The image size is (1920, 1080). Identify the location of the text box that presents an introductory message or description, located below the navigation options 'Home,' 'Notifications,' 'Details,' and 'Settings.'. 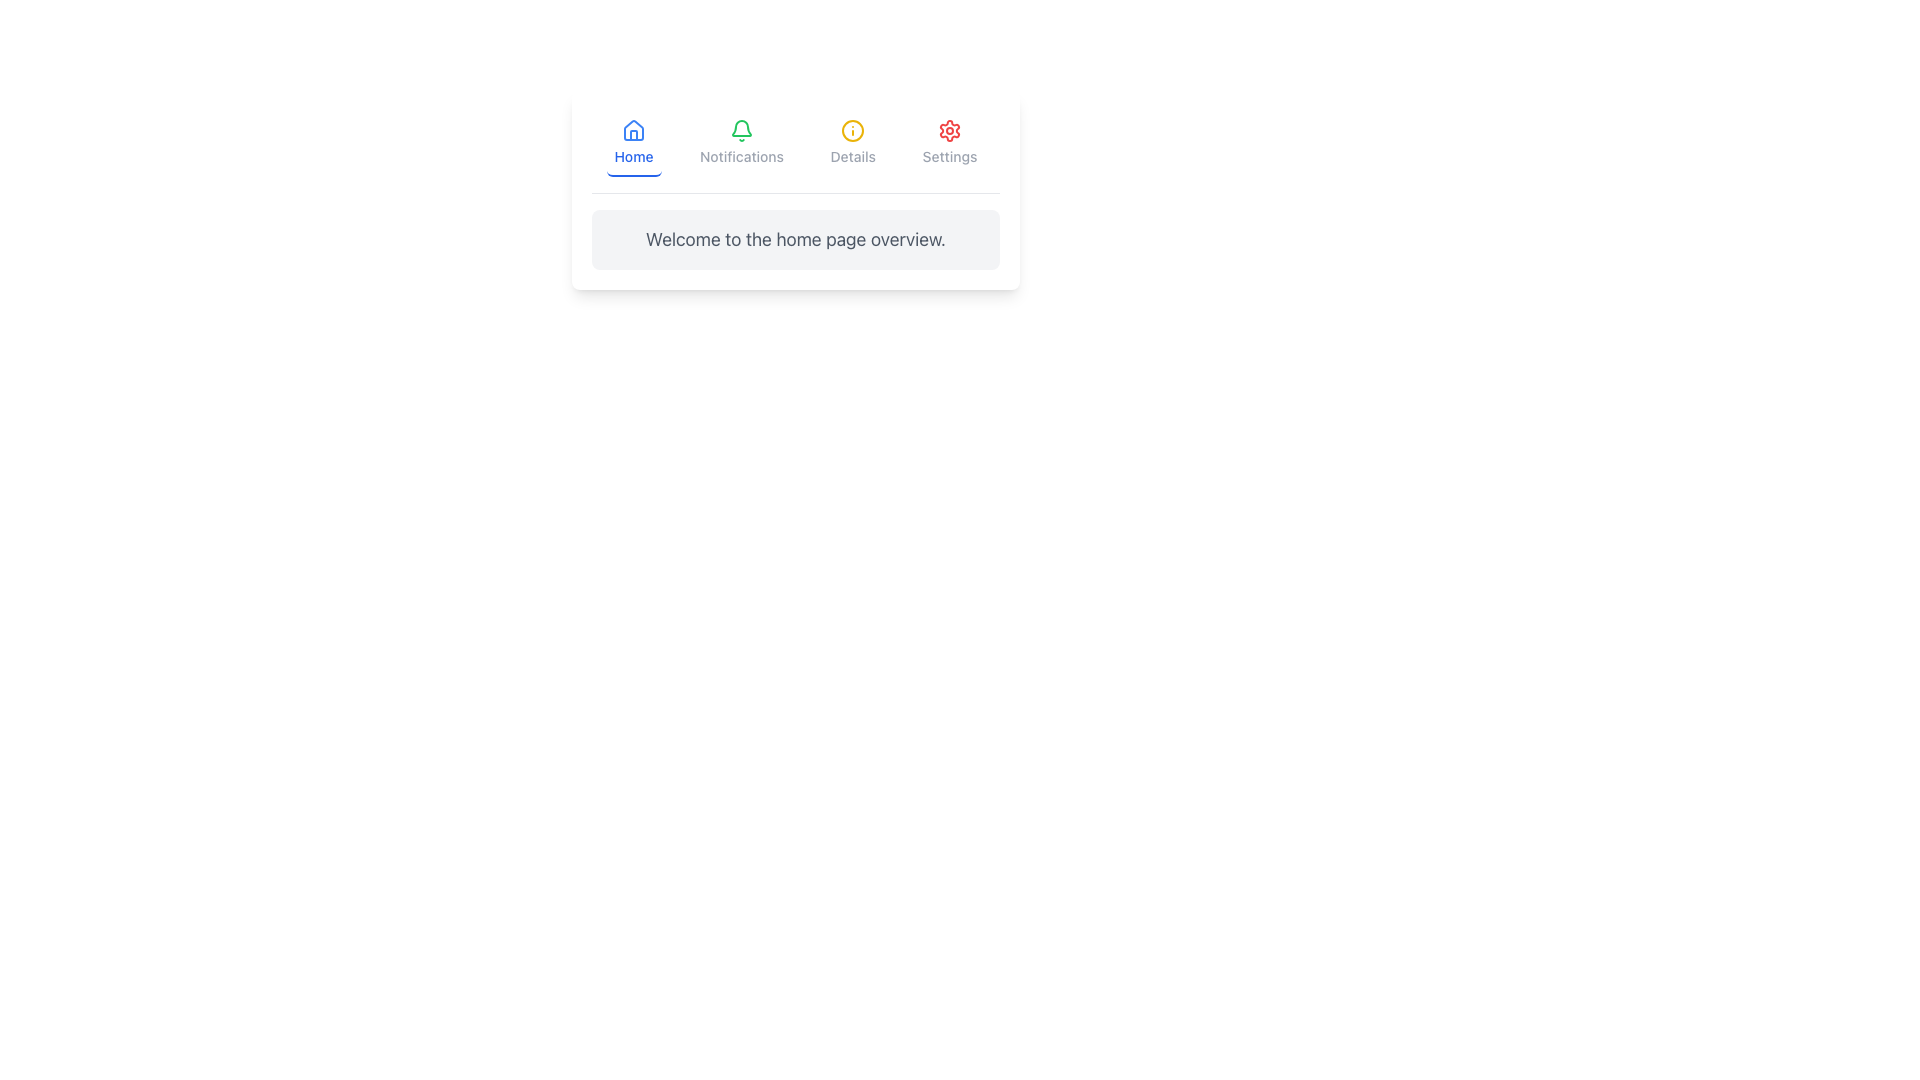
(795, 238).